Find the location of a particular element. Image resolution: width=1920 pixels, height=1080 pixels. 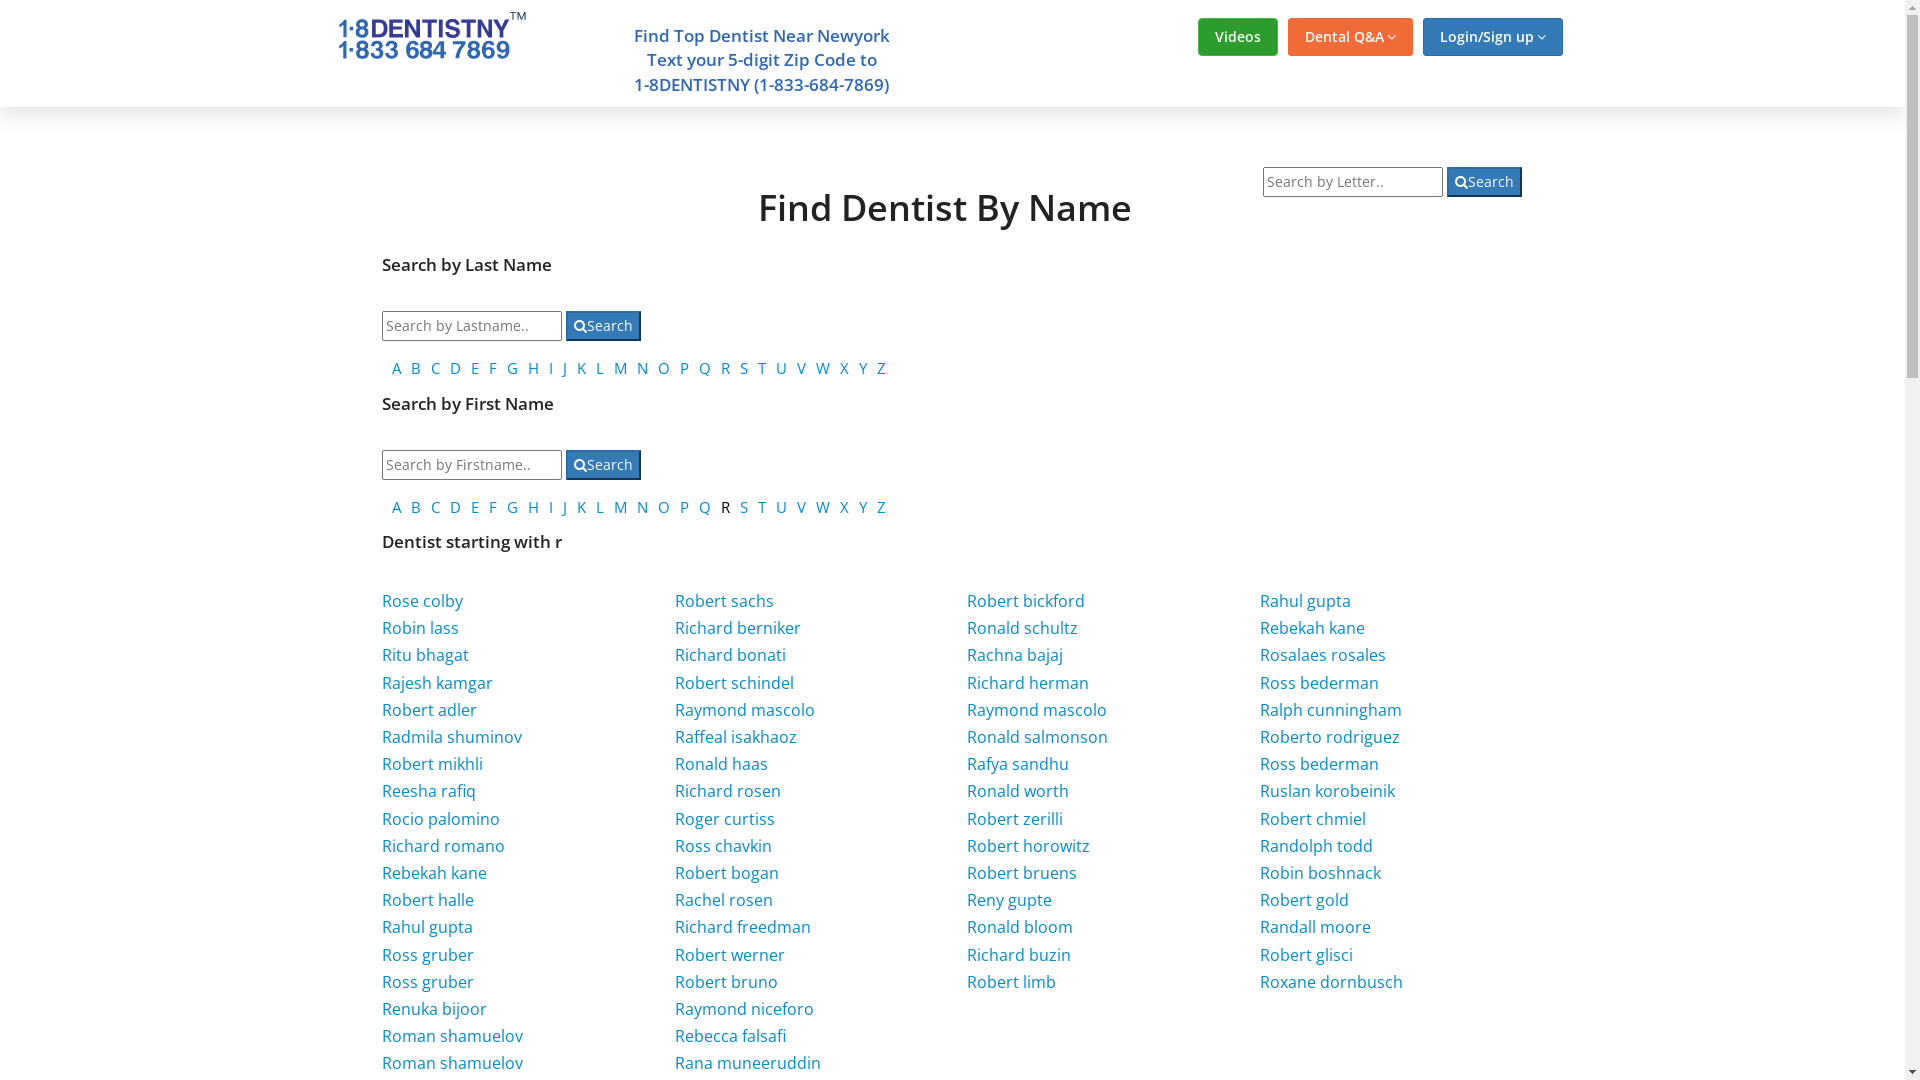

'Robert zerilli' is located at coordinates (1014, 818).